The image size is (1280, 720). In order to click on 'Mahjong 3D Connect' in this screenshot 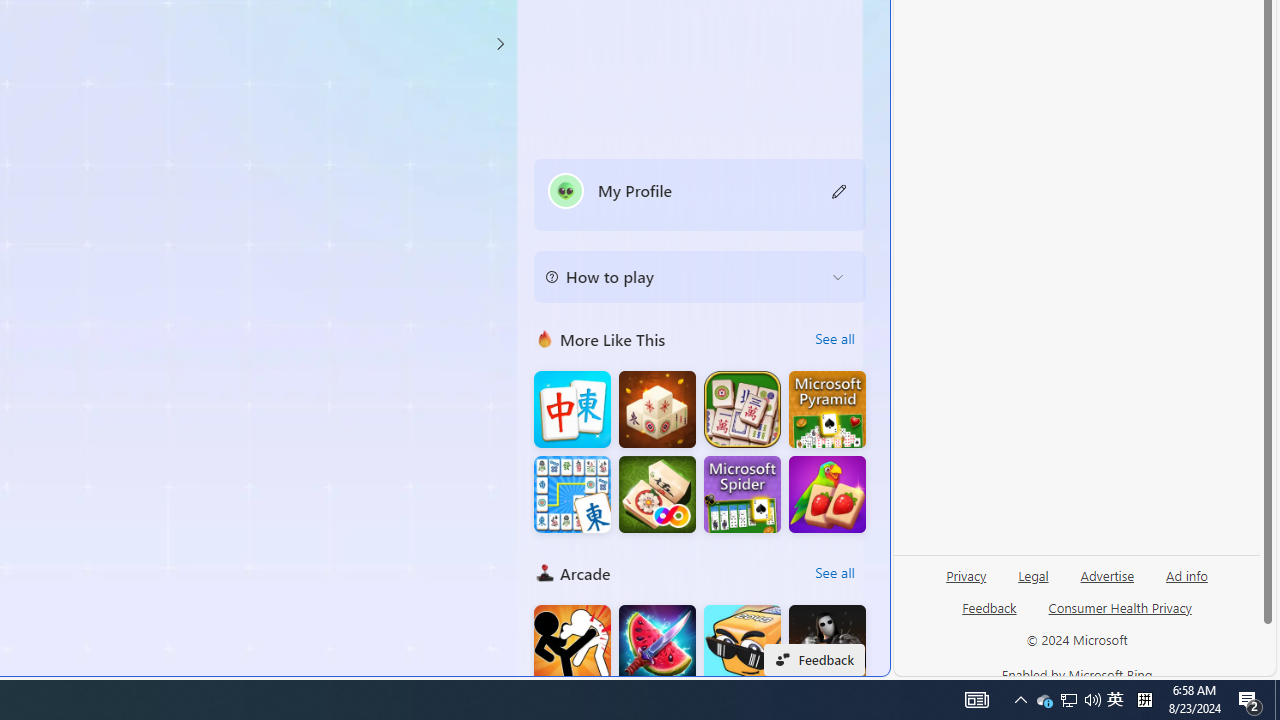, I will do `click(657, 408)`.